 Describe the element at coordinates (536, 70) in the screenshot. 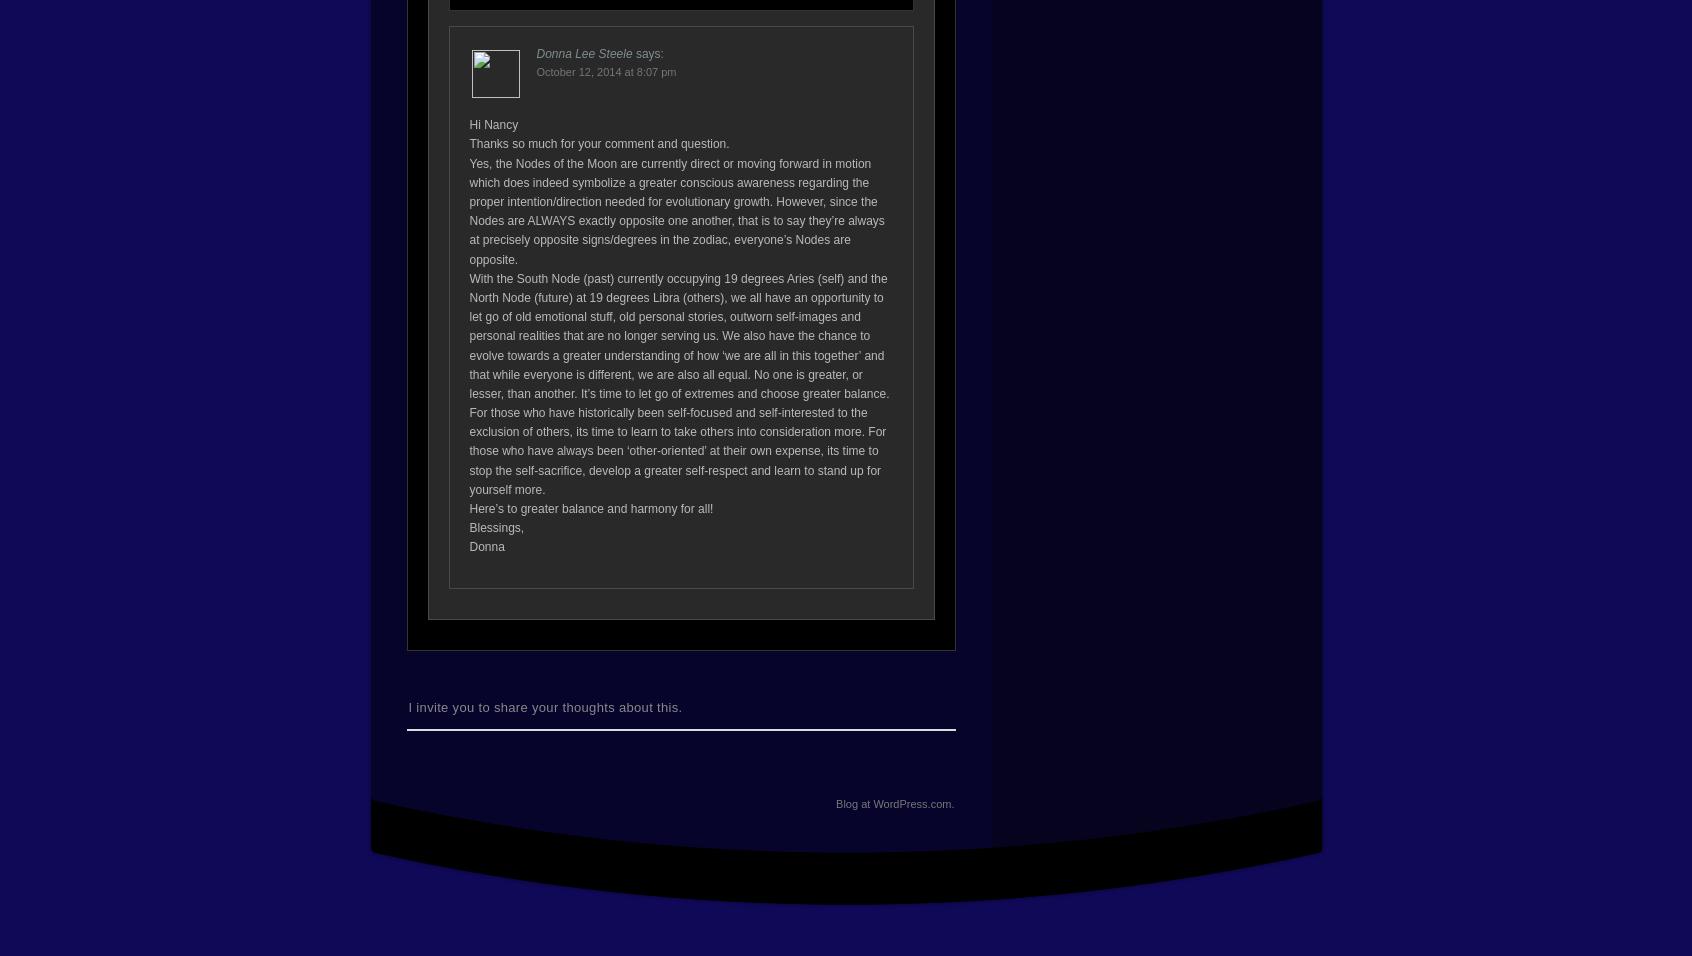

I see `'October 12, 2014 at 8:07 pm'` at that location.